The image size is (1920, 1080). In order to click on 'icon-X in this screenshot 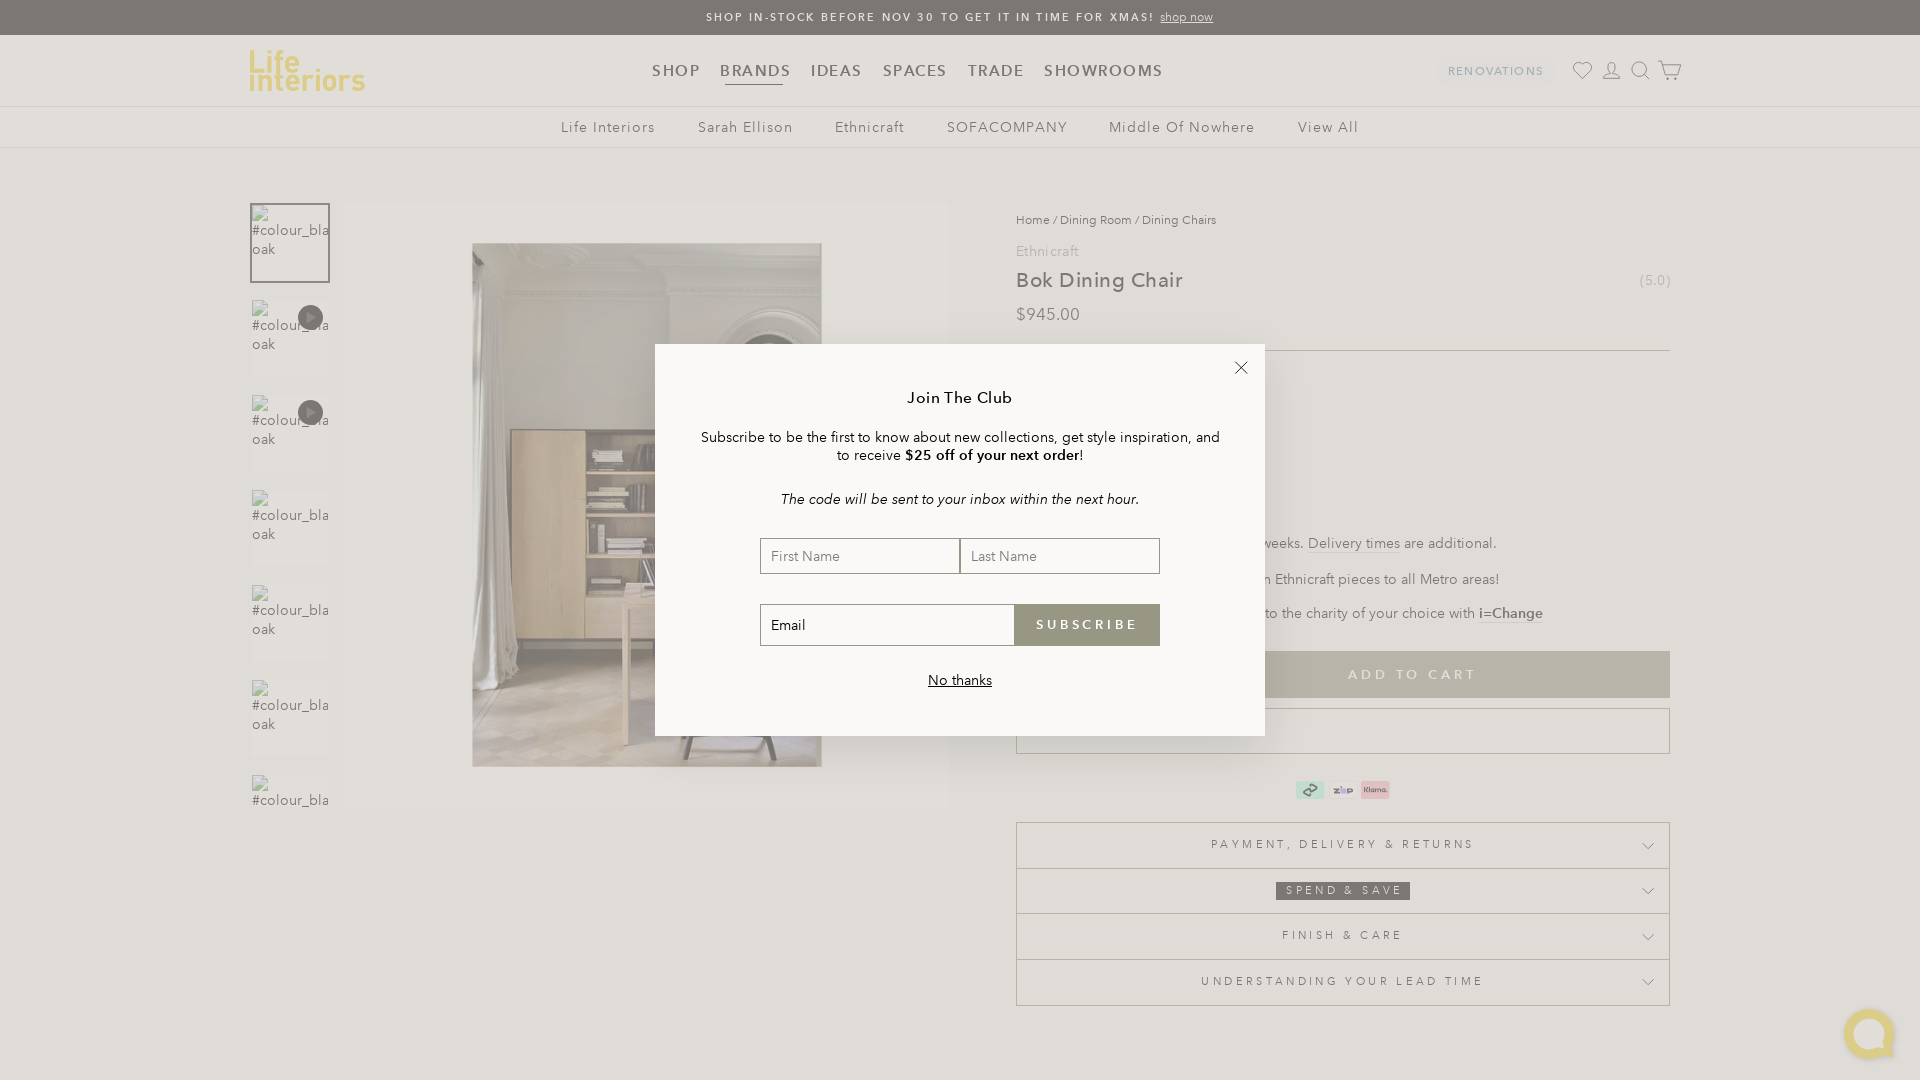, I will do `click(1240, 367)`.